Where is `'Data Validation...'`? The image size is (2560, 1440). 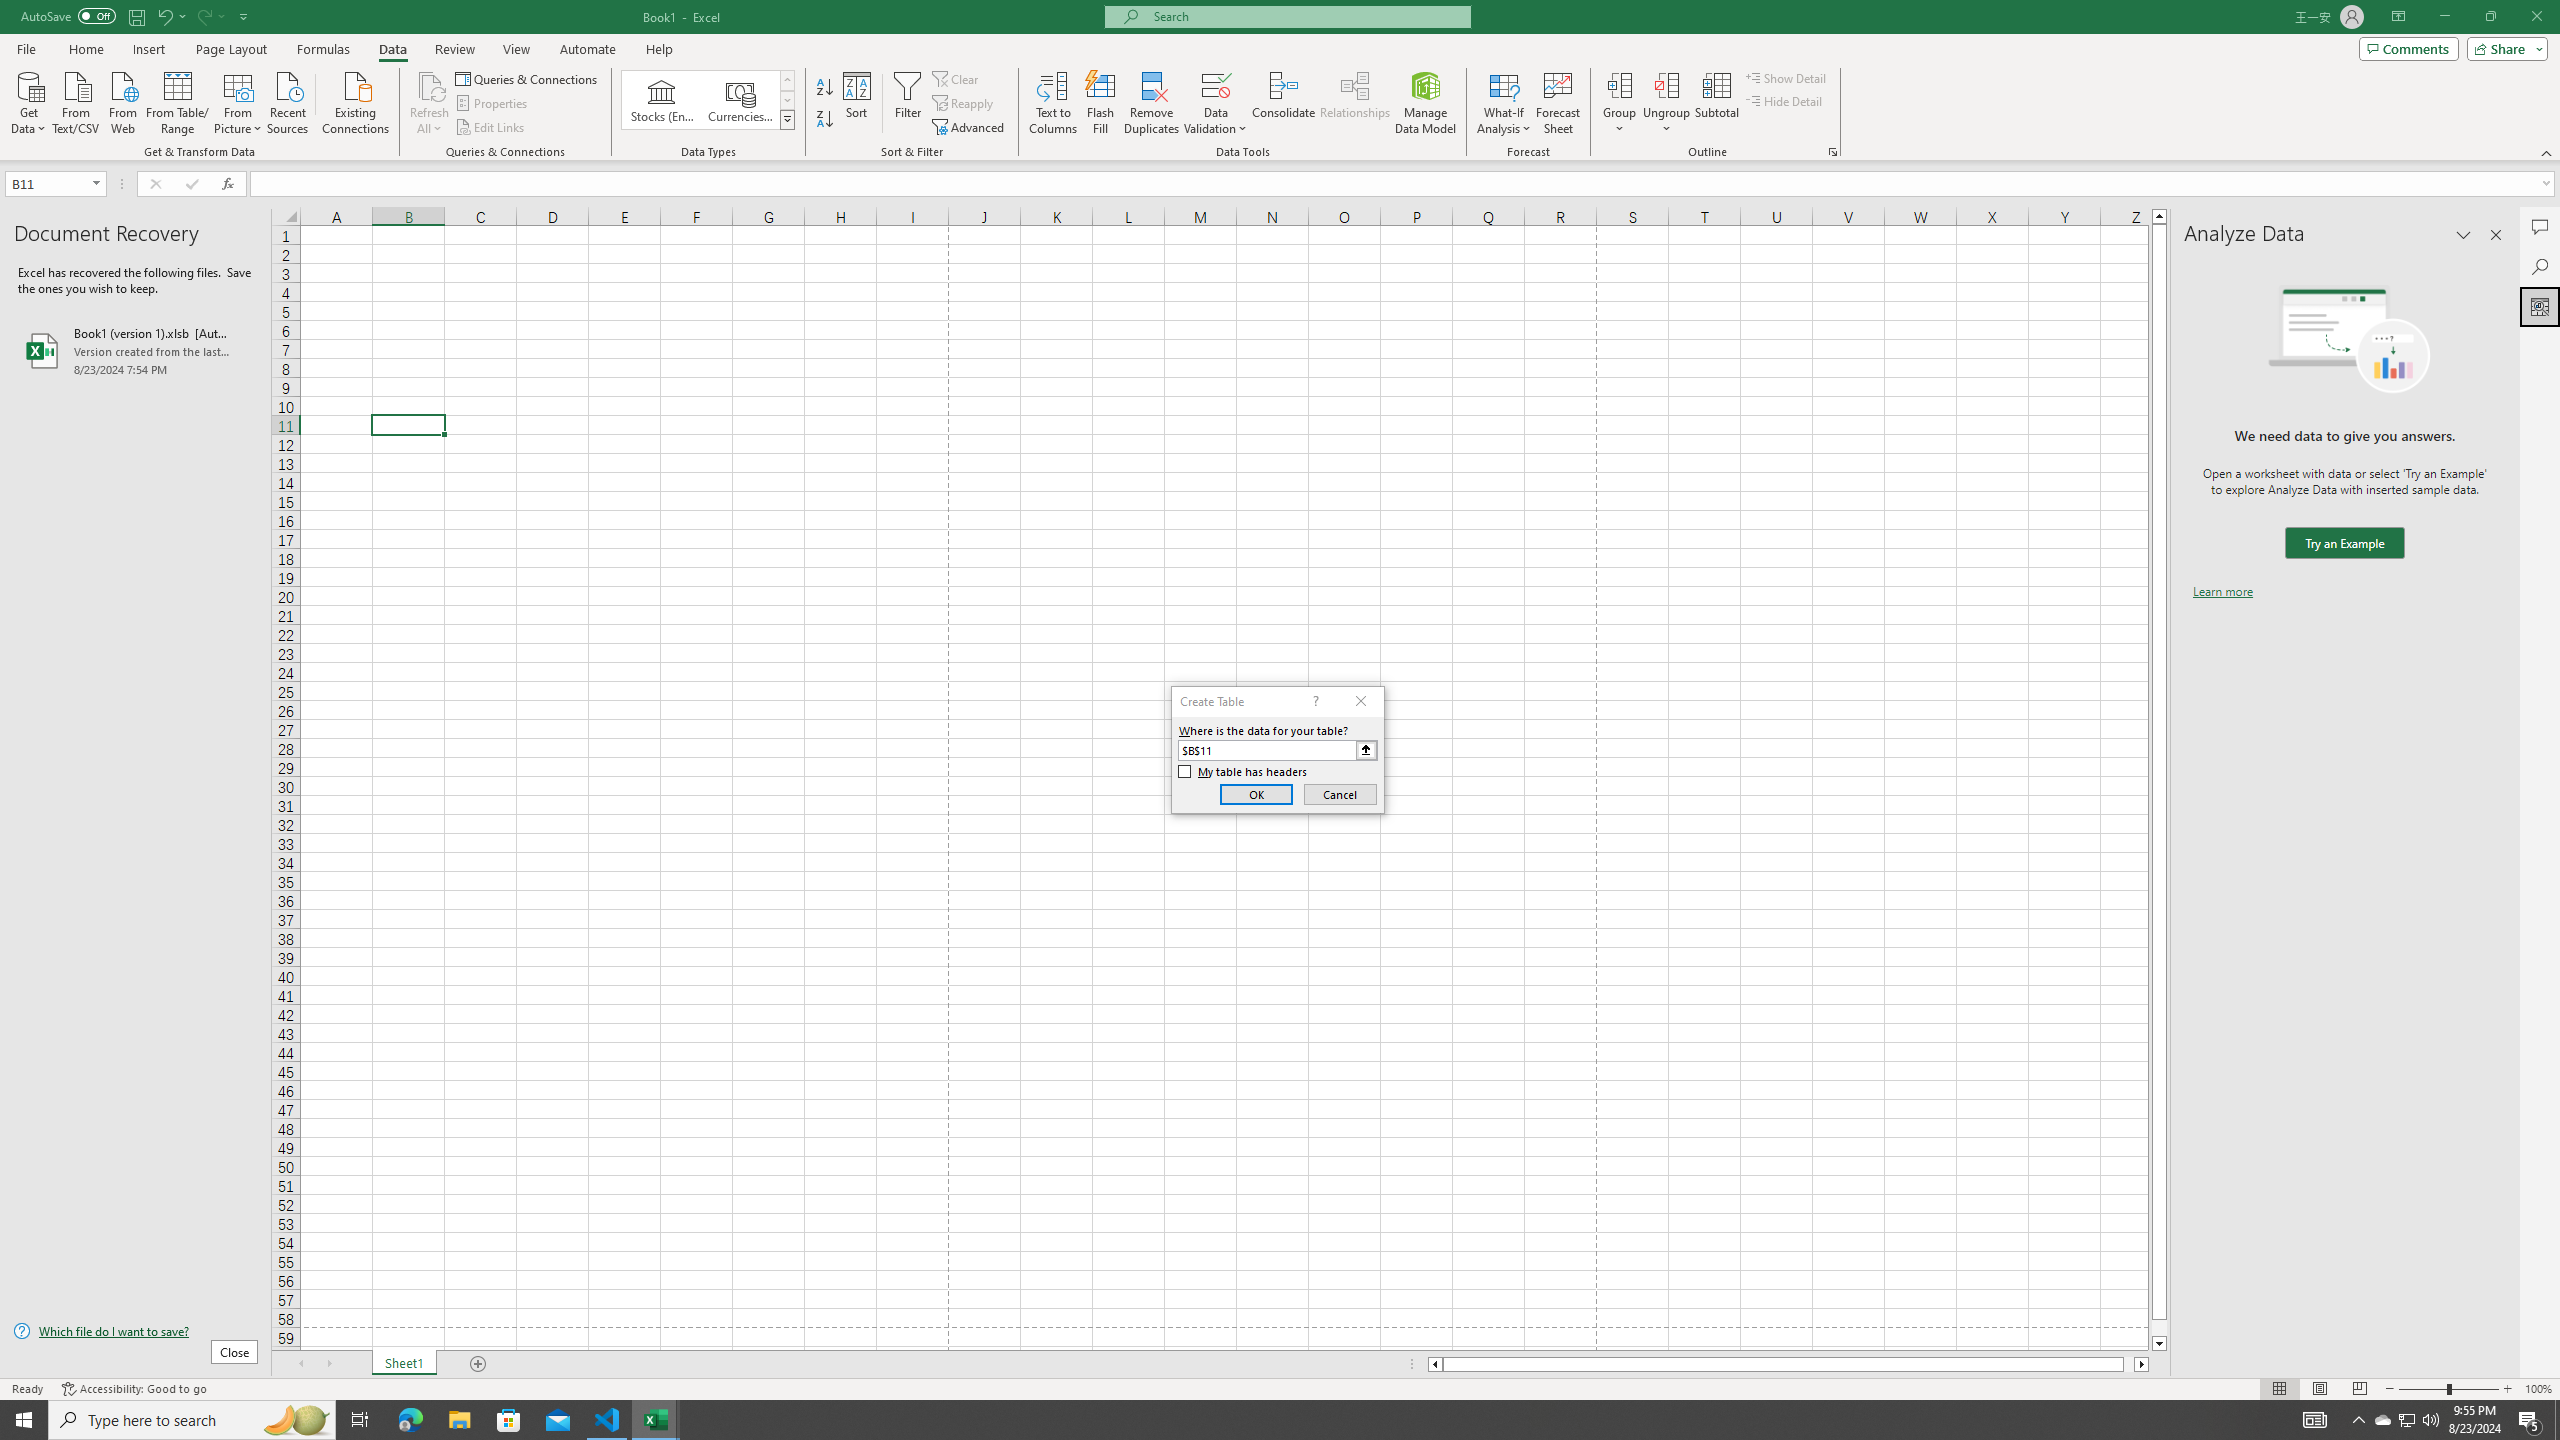
'Data Validation...' is located at coordinates (1215, 103).